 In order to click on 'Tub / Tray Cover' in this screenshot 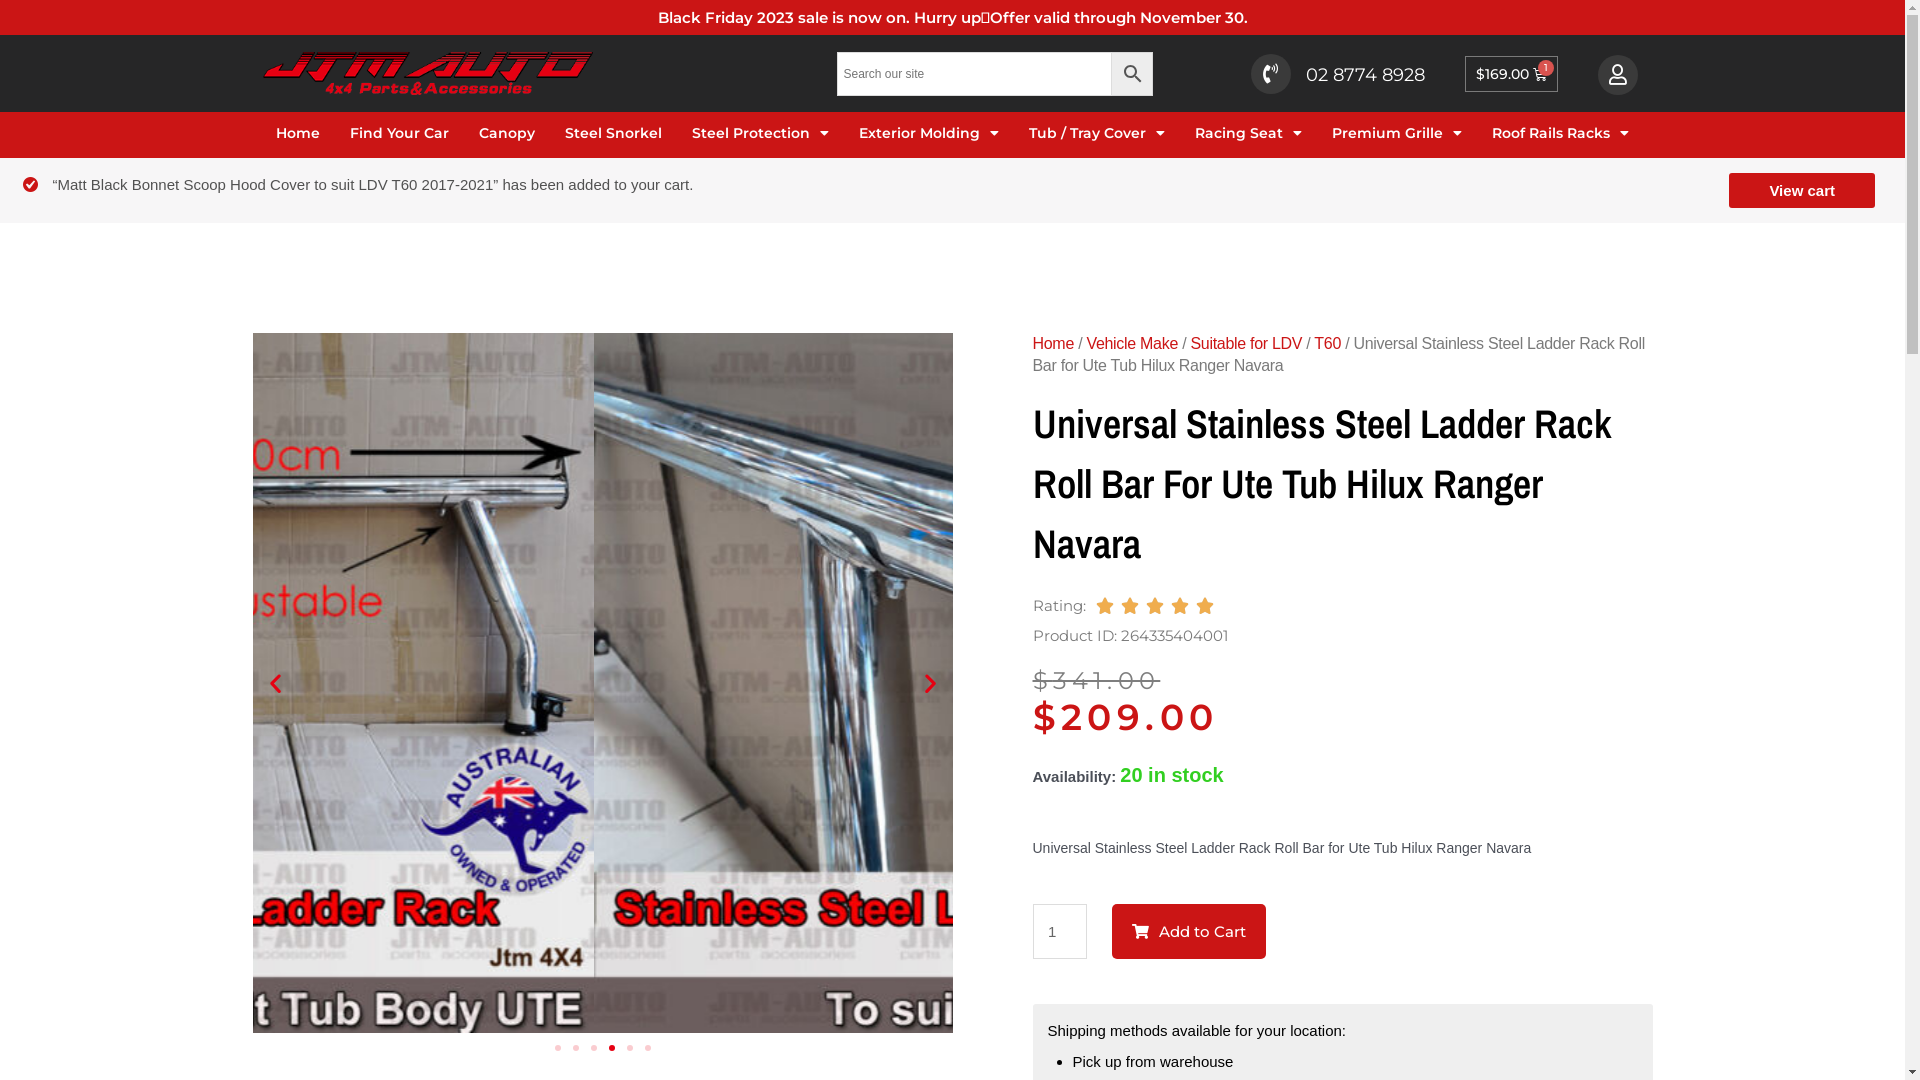, I will do `click(1096, 133)`.